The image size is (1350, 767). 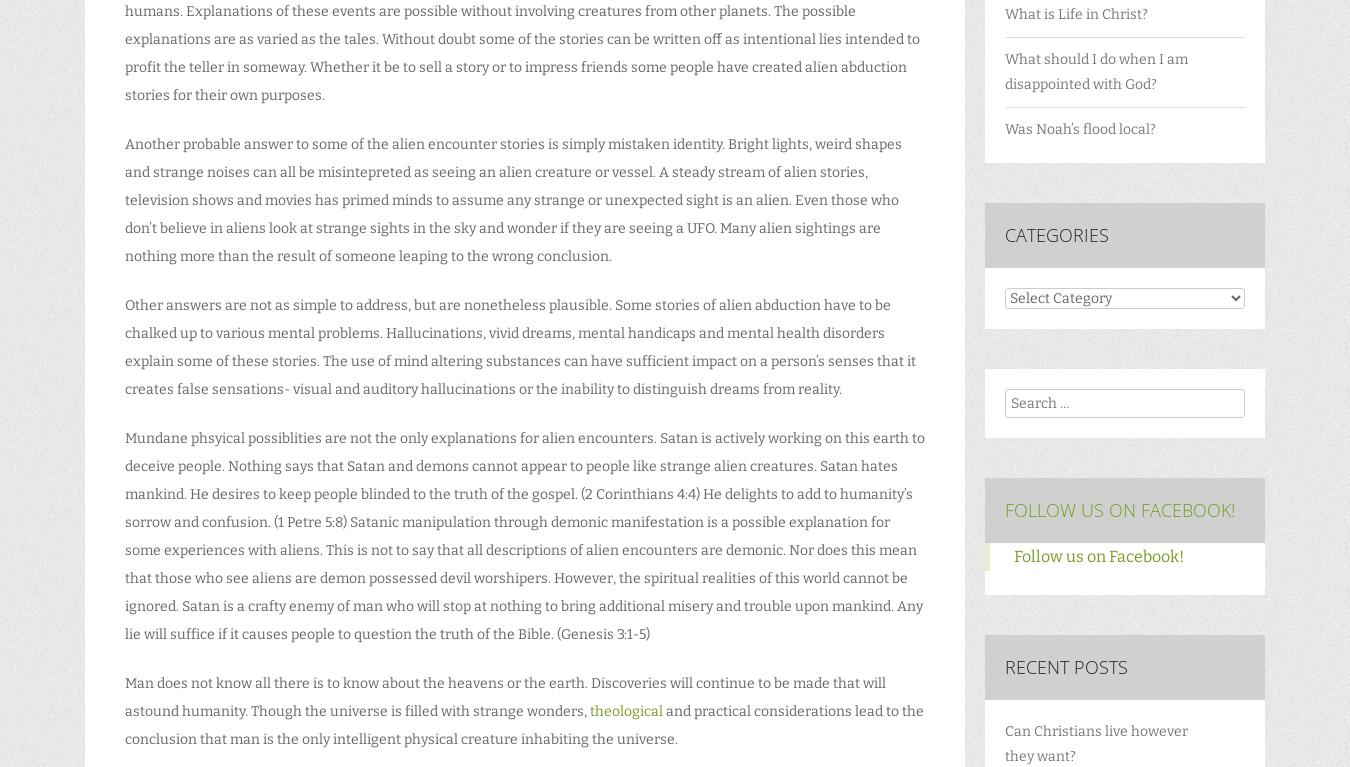 What do you see at coordinates (504, 697) in the screenshot?
I see `'Man does not know all there is to know about the heavens or the earth. Discoveries will continue to be made that will astound humanity. Though the universe is filled with strange wonders,'` at bounding box center [504, 697].